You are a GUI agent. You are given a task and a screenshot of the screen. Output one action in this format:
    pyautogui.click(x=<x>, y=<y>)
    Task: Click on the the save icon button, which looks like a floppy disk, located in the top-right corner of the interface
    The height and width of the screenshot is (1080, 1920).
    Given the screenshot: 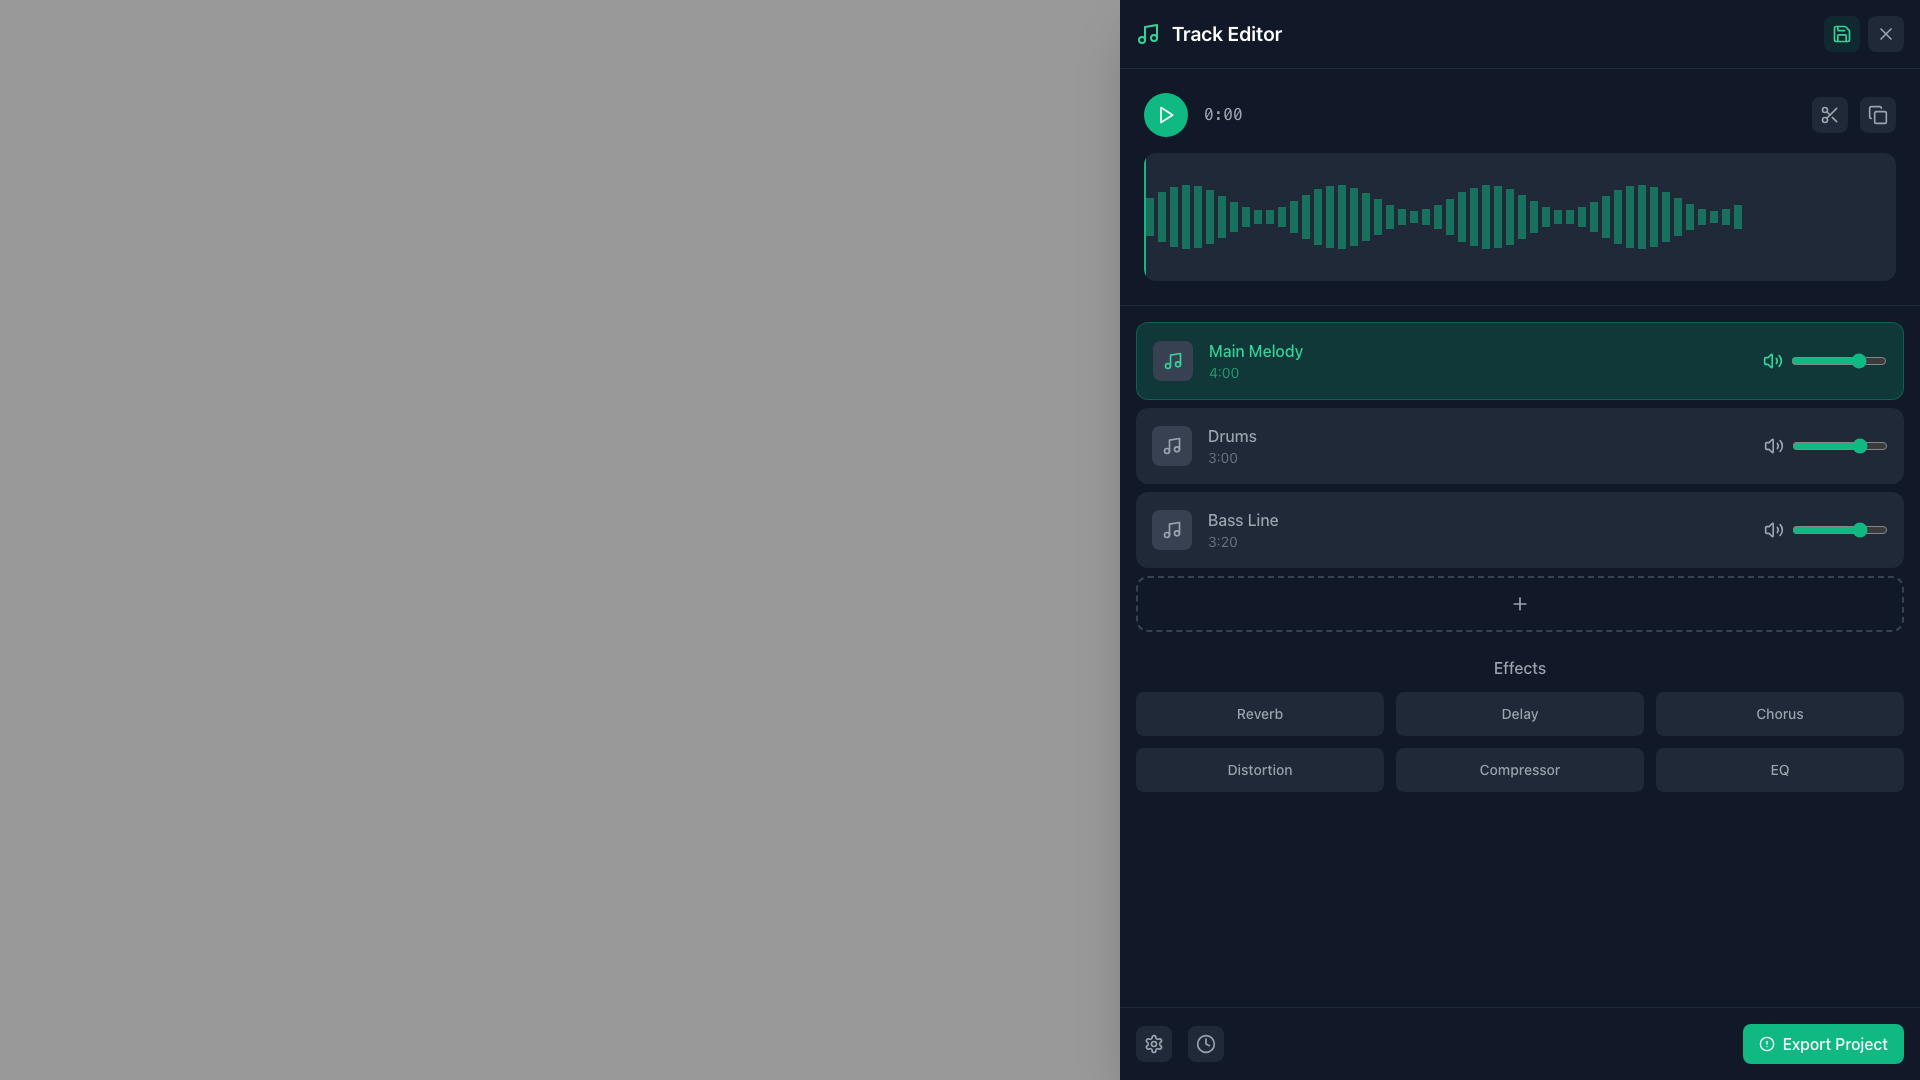 What is the action you would take?
    pyautogui.click(x=1841, y=34)
    